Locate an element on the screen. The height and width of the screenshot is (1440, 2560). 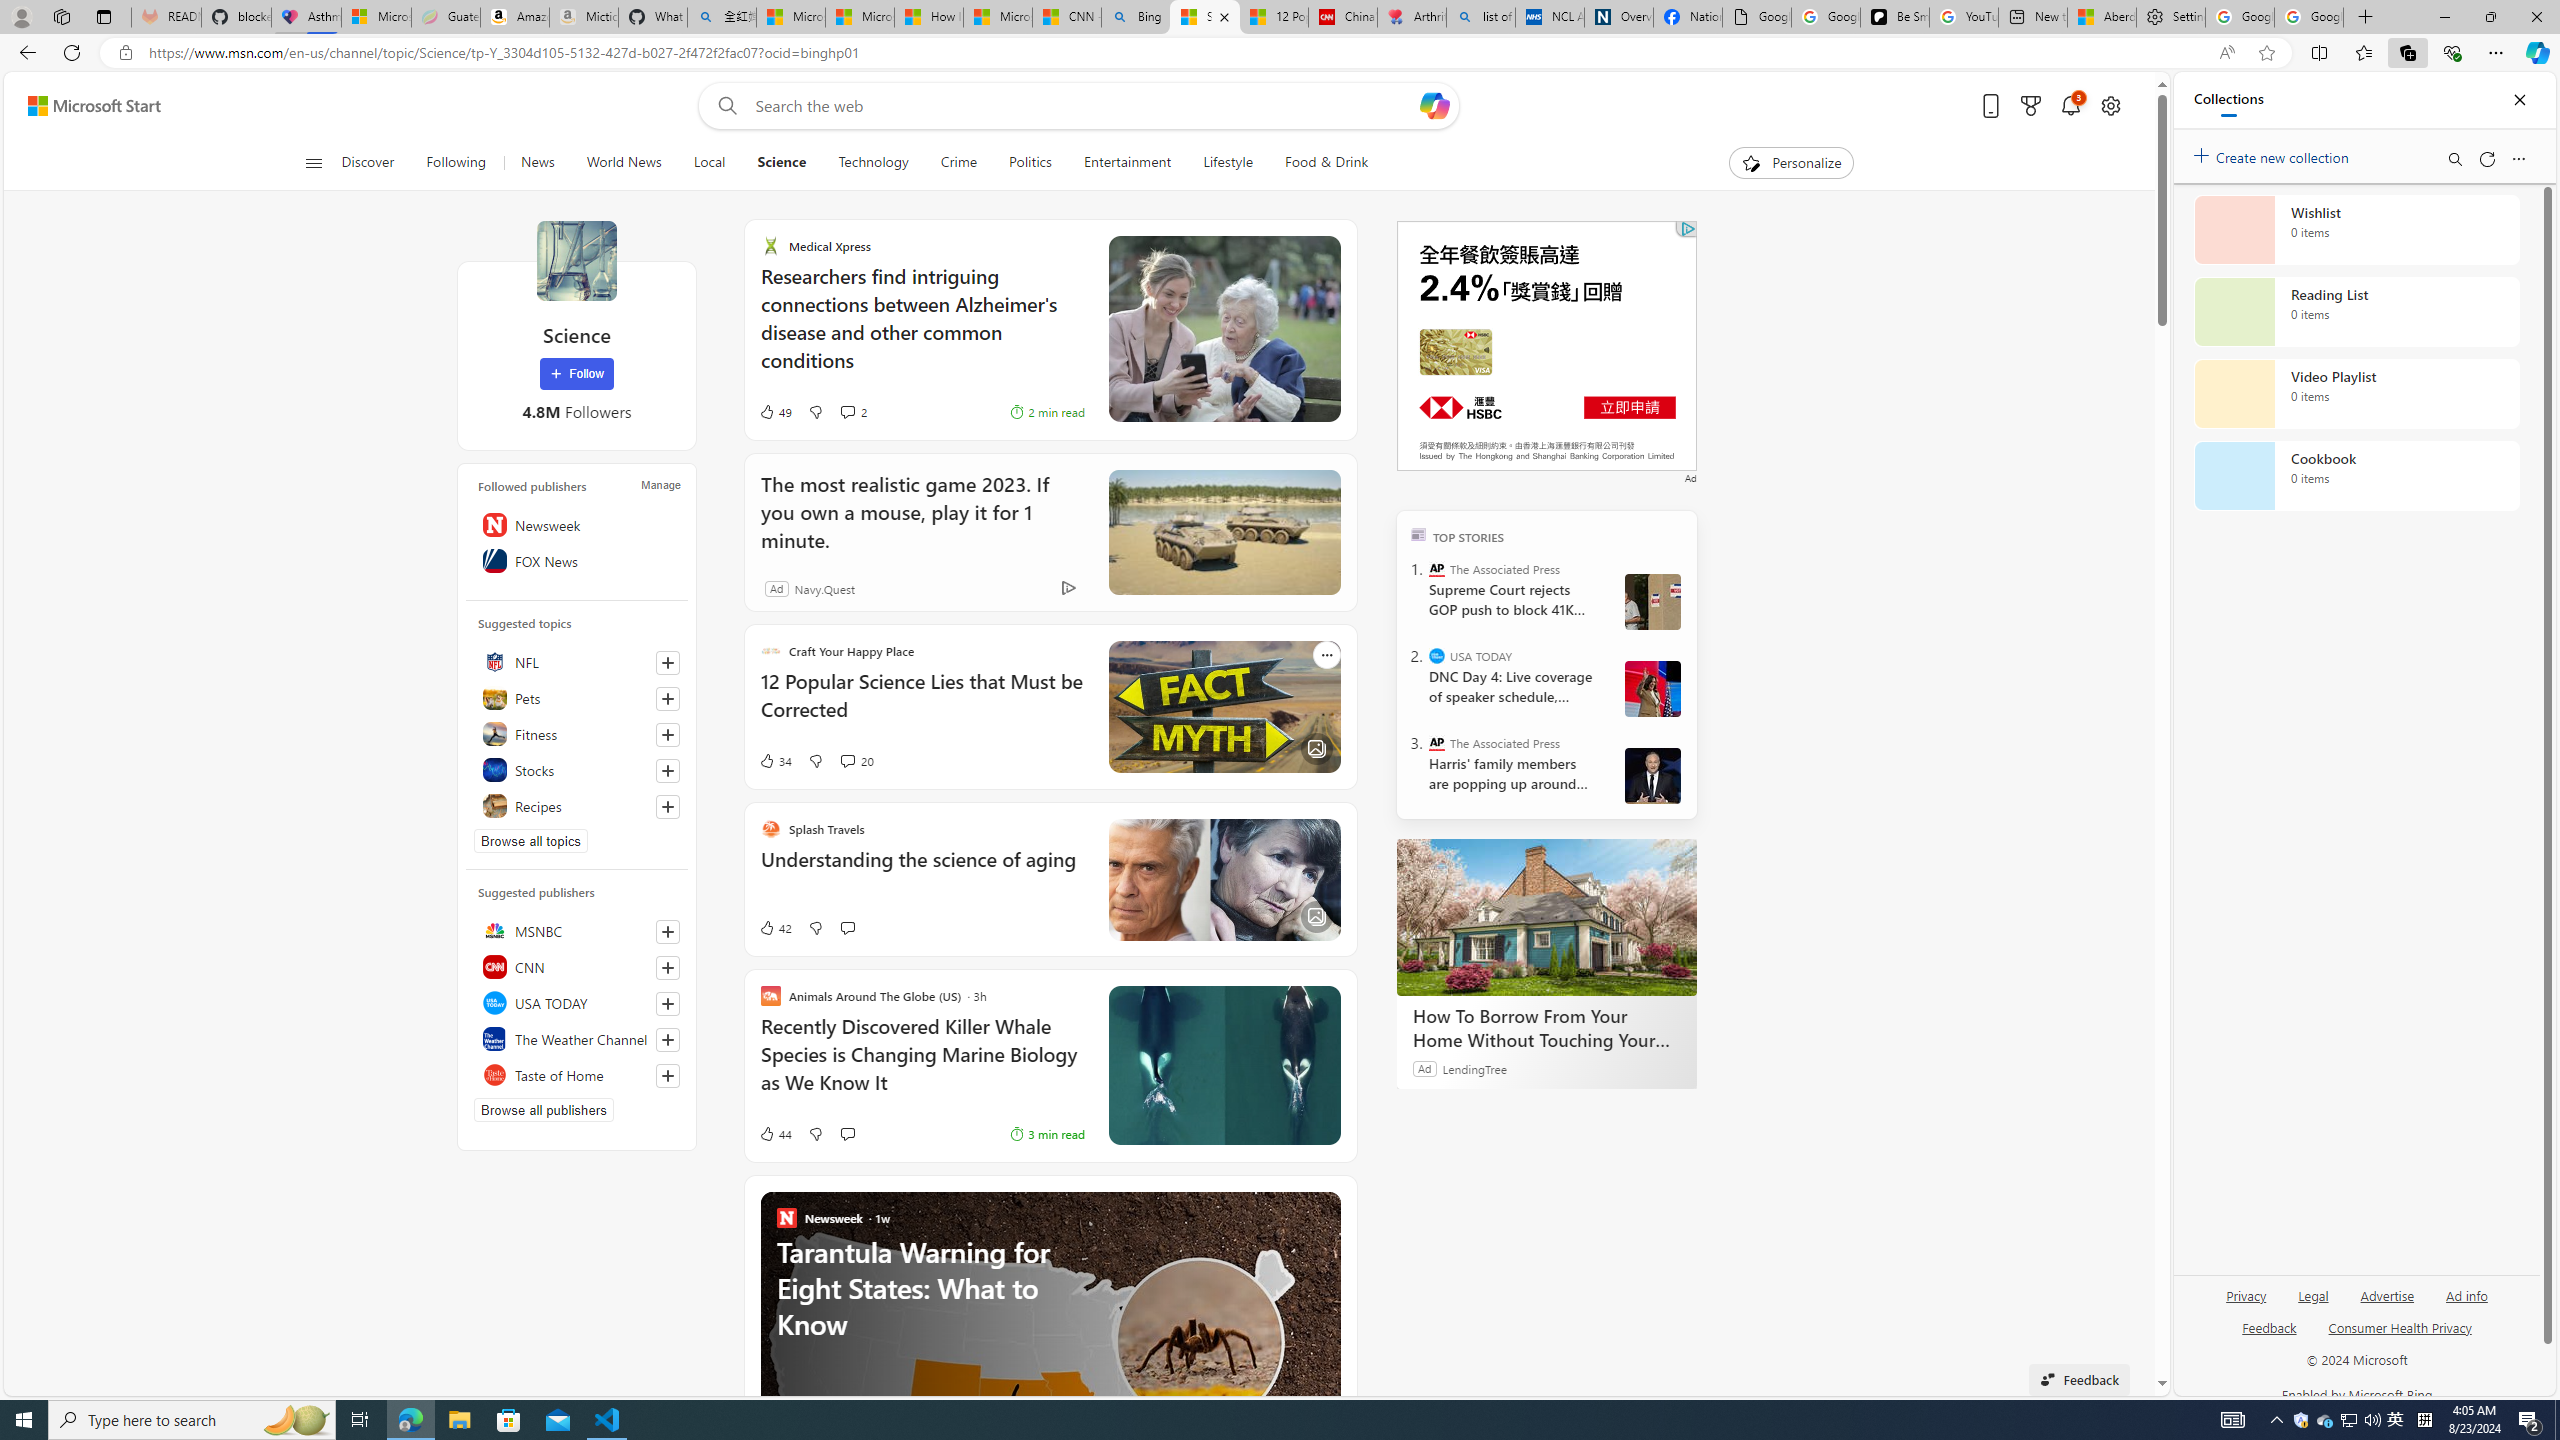
'Class: qc-adchoices-link top-right ' is located at coordinates (1687, 227).